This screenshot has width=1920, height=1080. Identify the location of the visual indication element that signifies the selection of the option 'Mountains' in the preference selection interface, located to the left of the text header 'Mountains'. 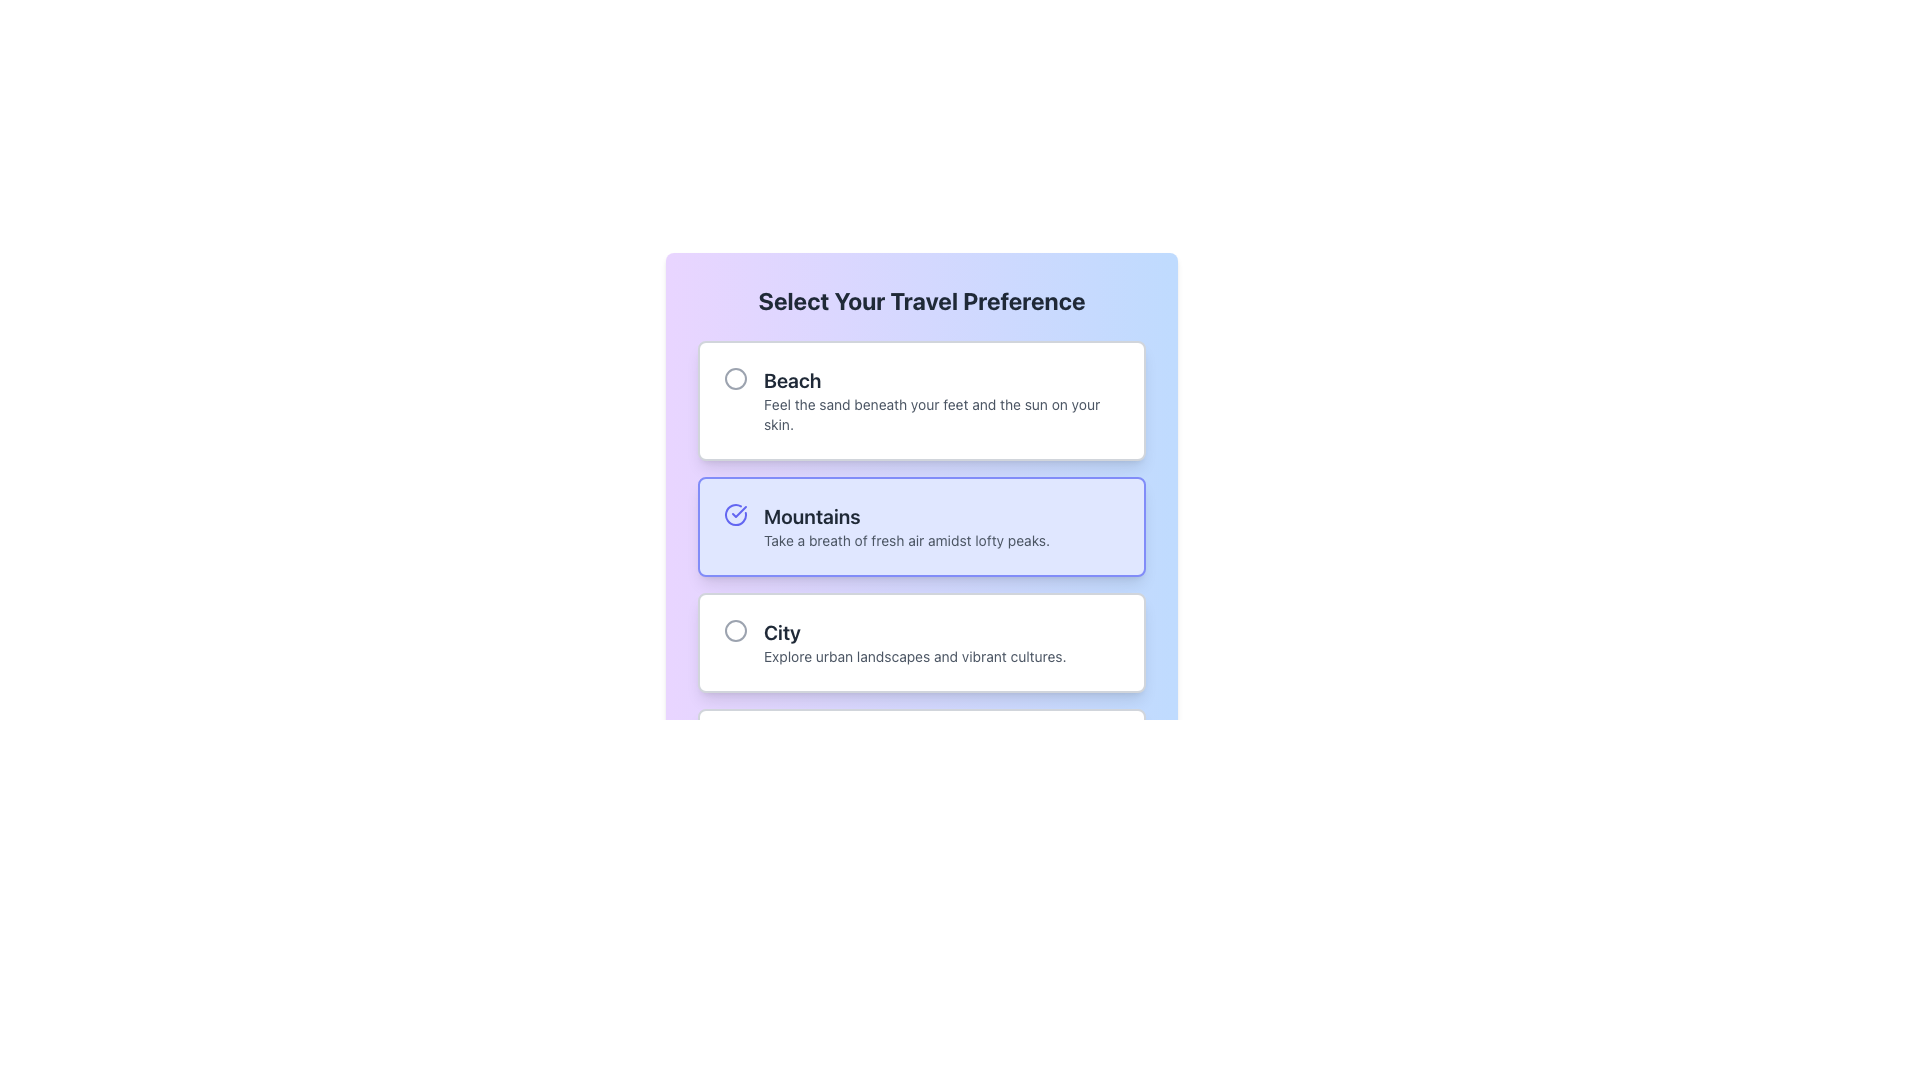
(734, 514).